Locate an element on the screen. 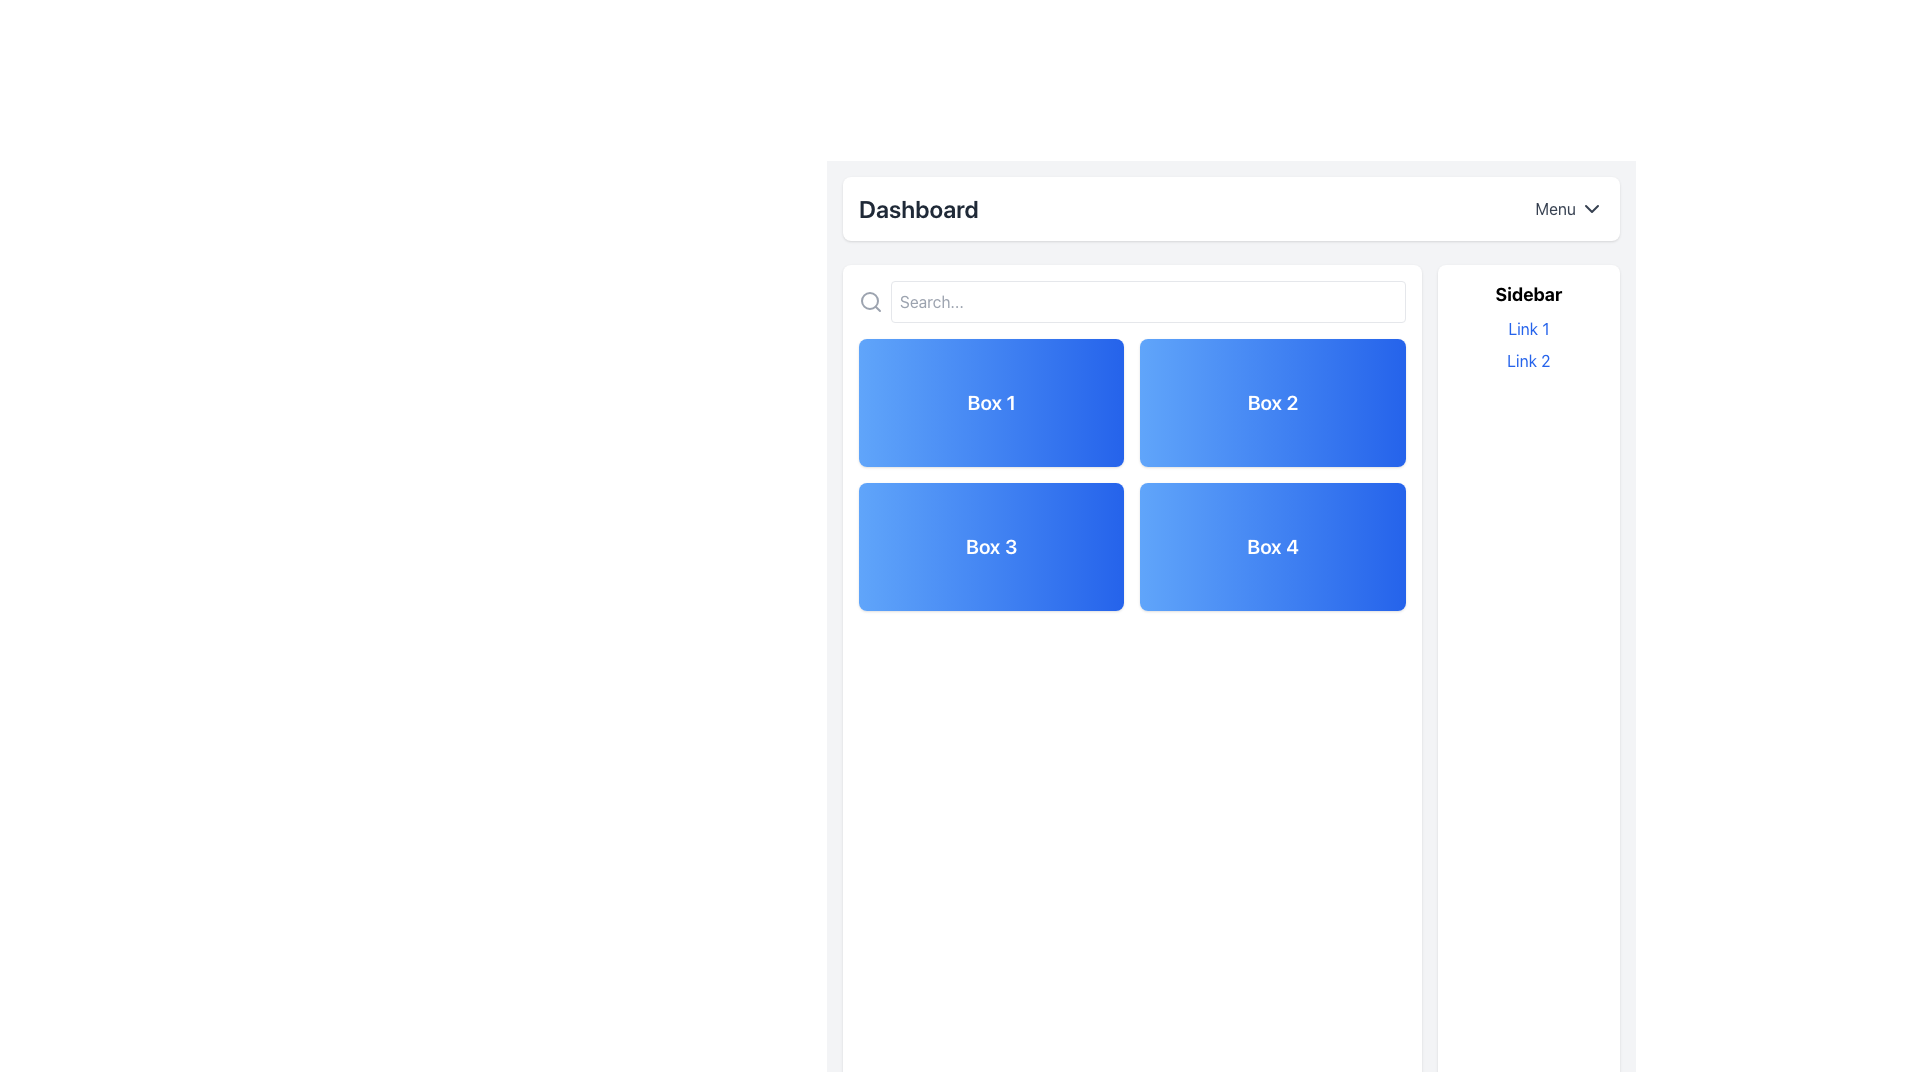 Image resolution: width=1920 pixels, height=1080 pixels. the first interactive hyperlink in the 'Sidebar' is located at coordinates (1527, 327).